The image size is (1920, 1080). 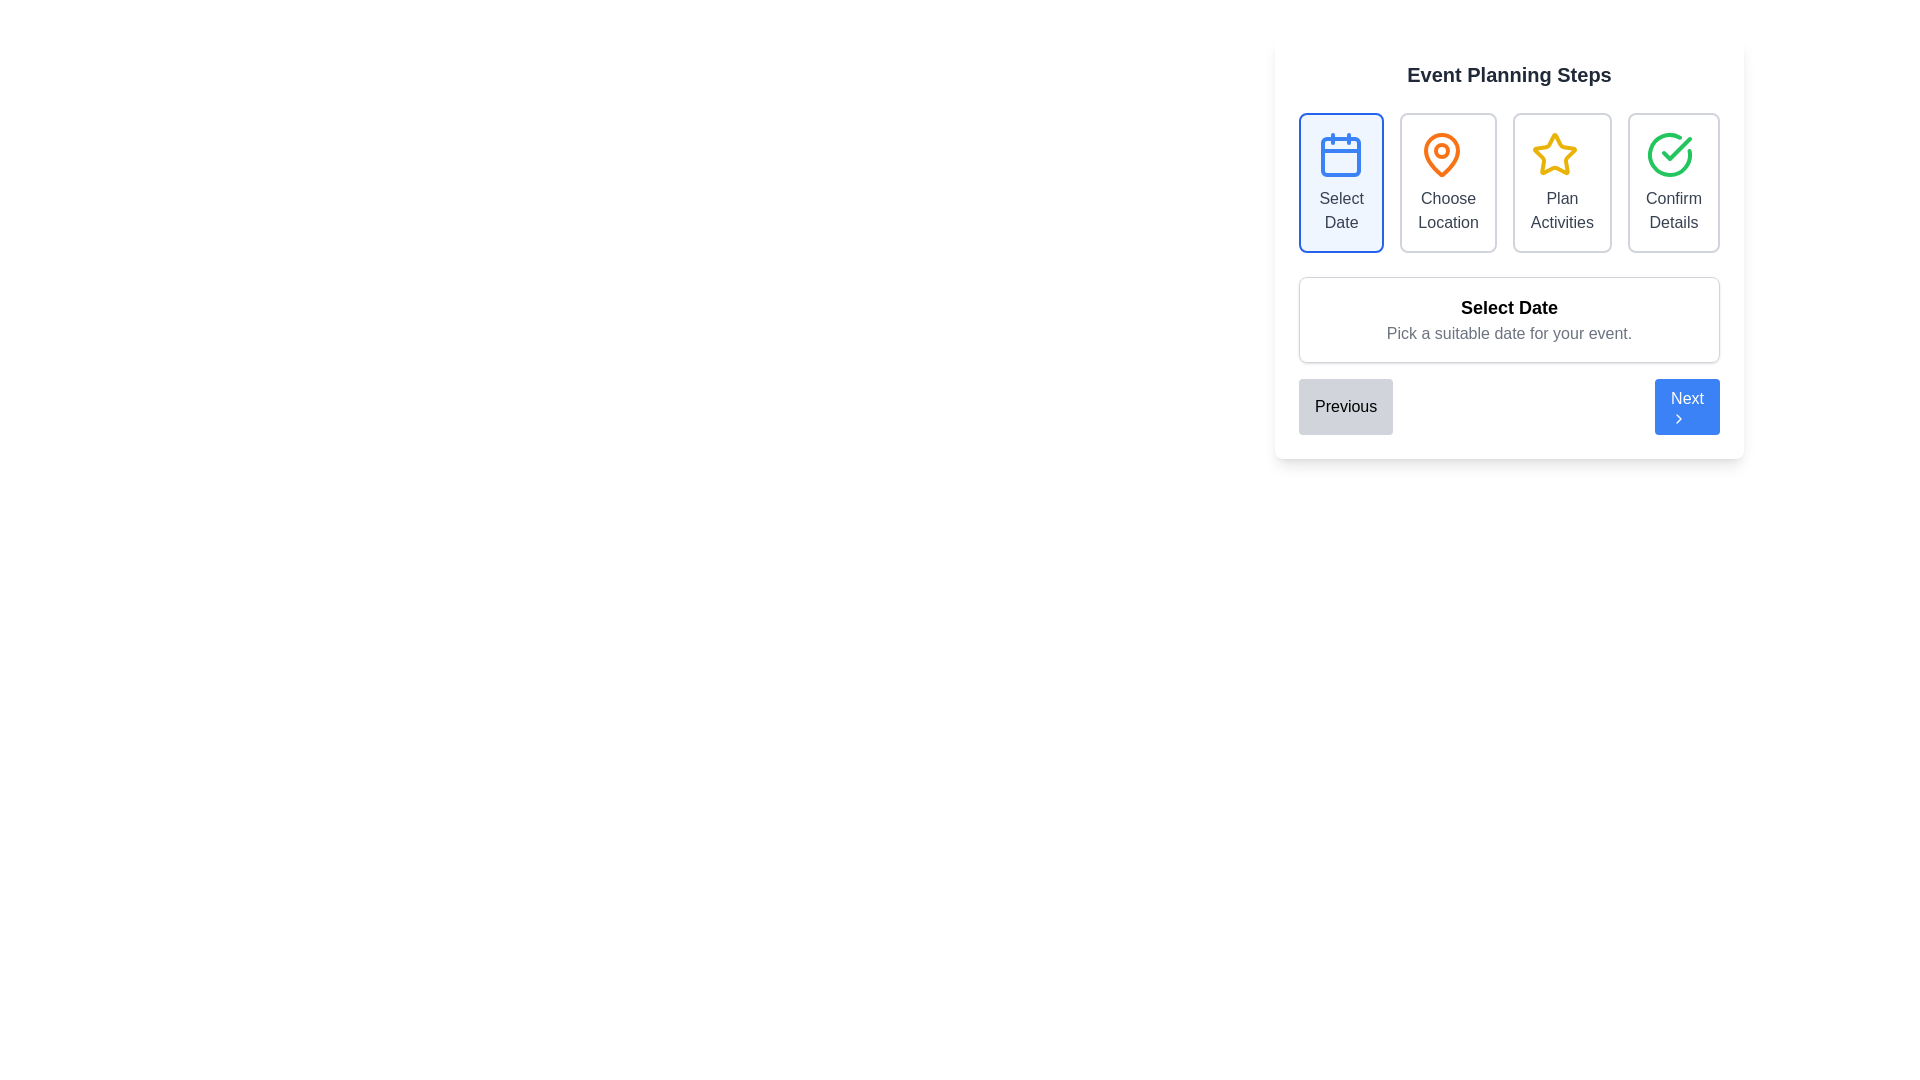 What do you see at coordinates (1670, 153) in the screenshot?
I see `the confirmation icon, which is a green outlined circle with a check mark in its center, located in the top right corner of the four-icon step indicator` at bounding box center [1670, 153].